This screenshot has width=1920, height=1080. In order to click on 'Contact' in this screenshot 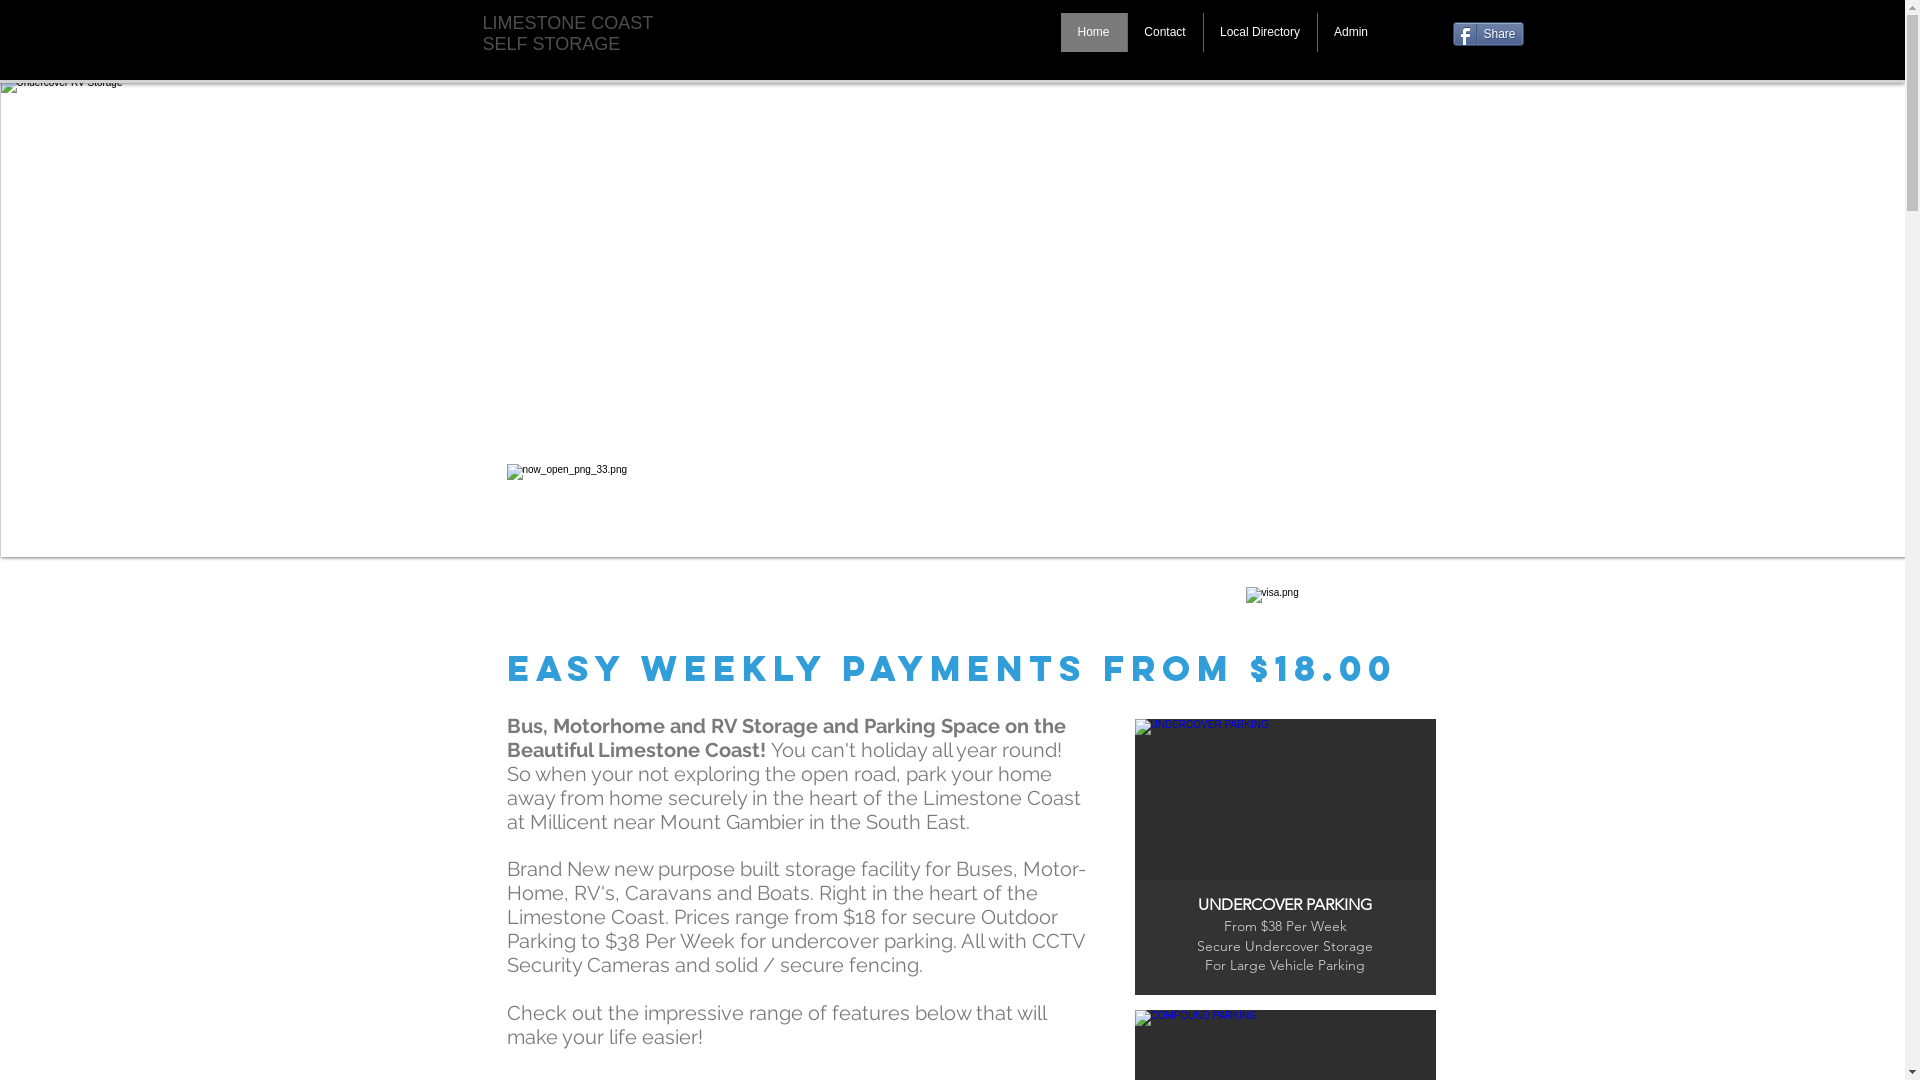, I will do `click(1163, 32)`.